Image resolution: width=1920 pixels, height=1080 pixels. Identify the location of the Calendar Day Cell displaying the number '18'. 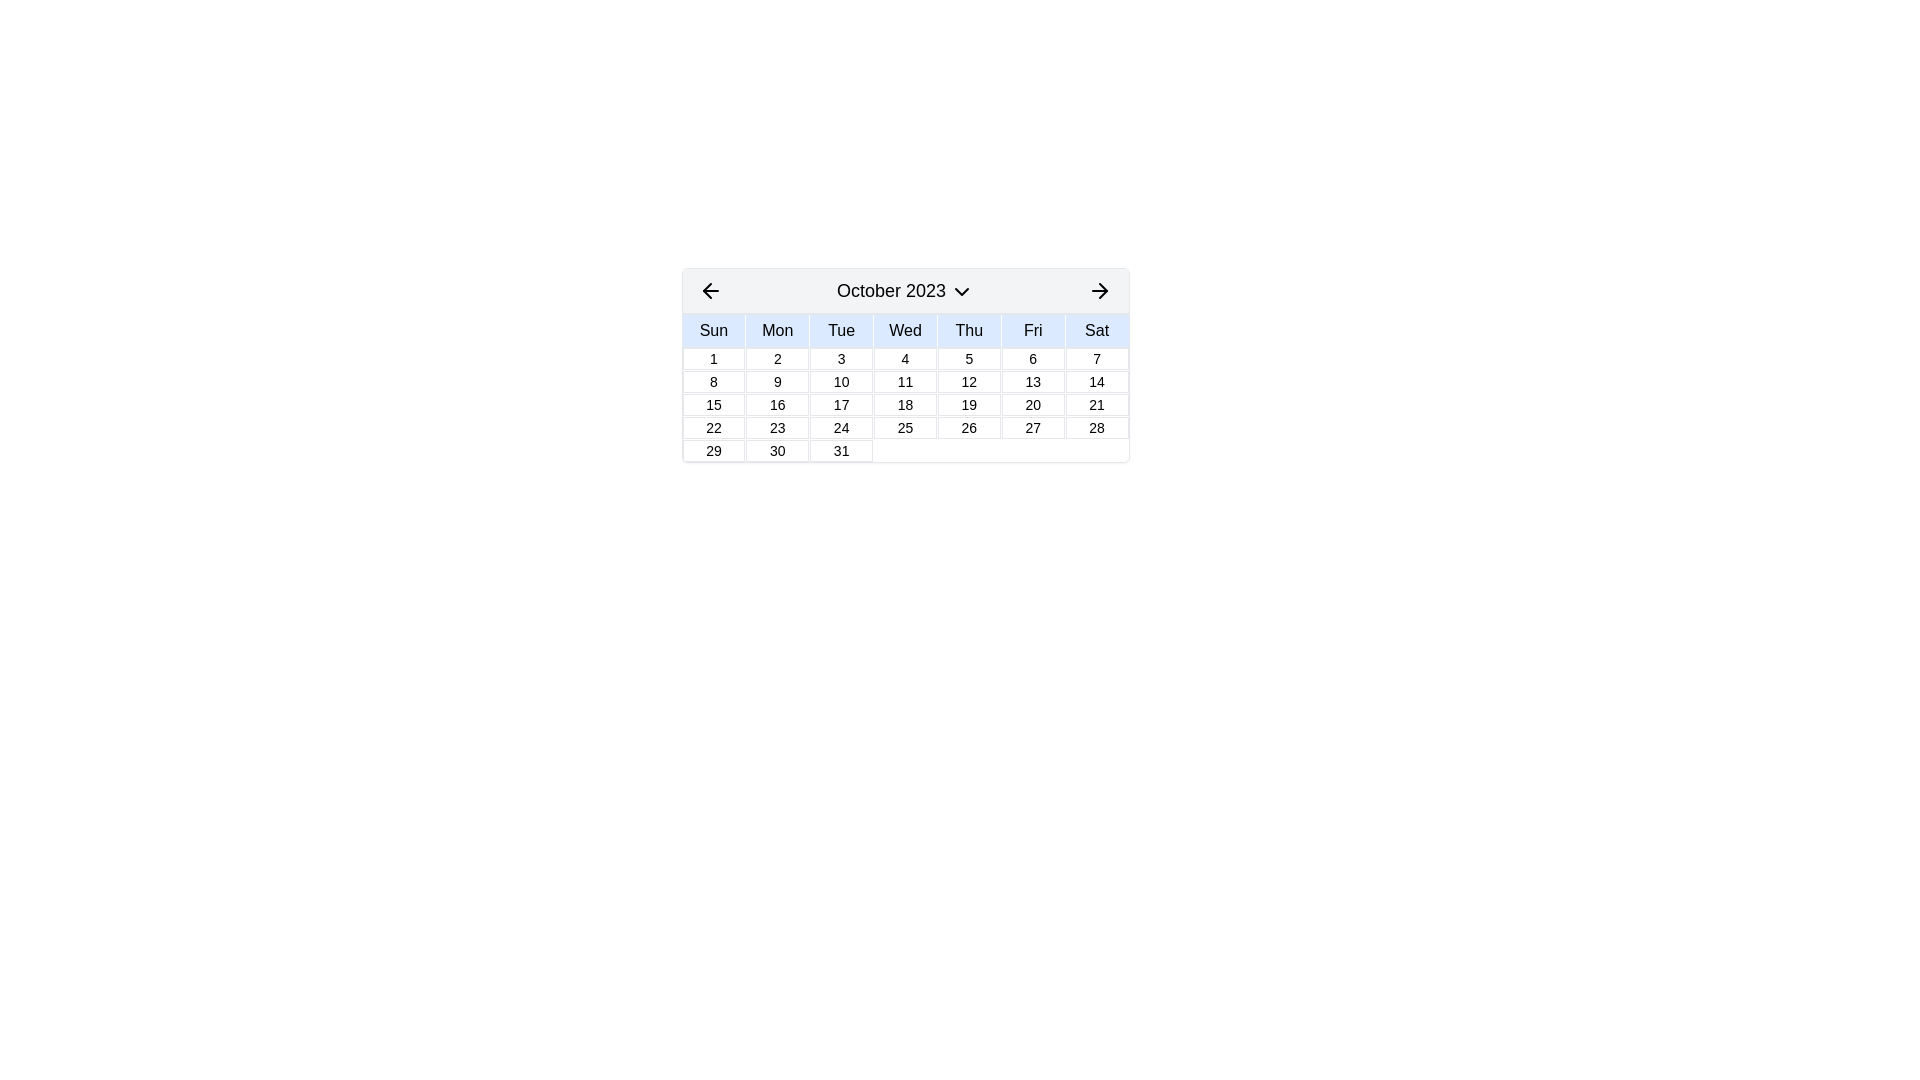
(904, 405).